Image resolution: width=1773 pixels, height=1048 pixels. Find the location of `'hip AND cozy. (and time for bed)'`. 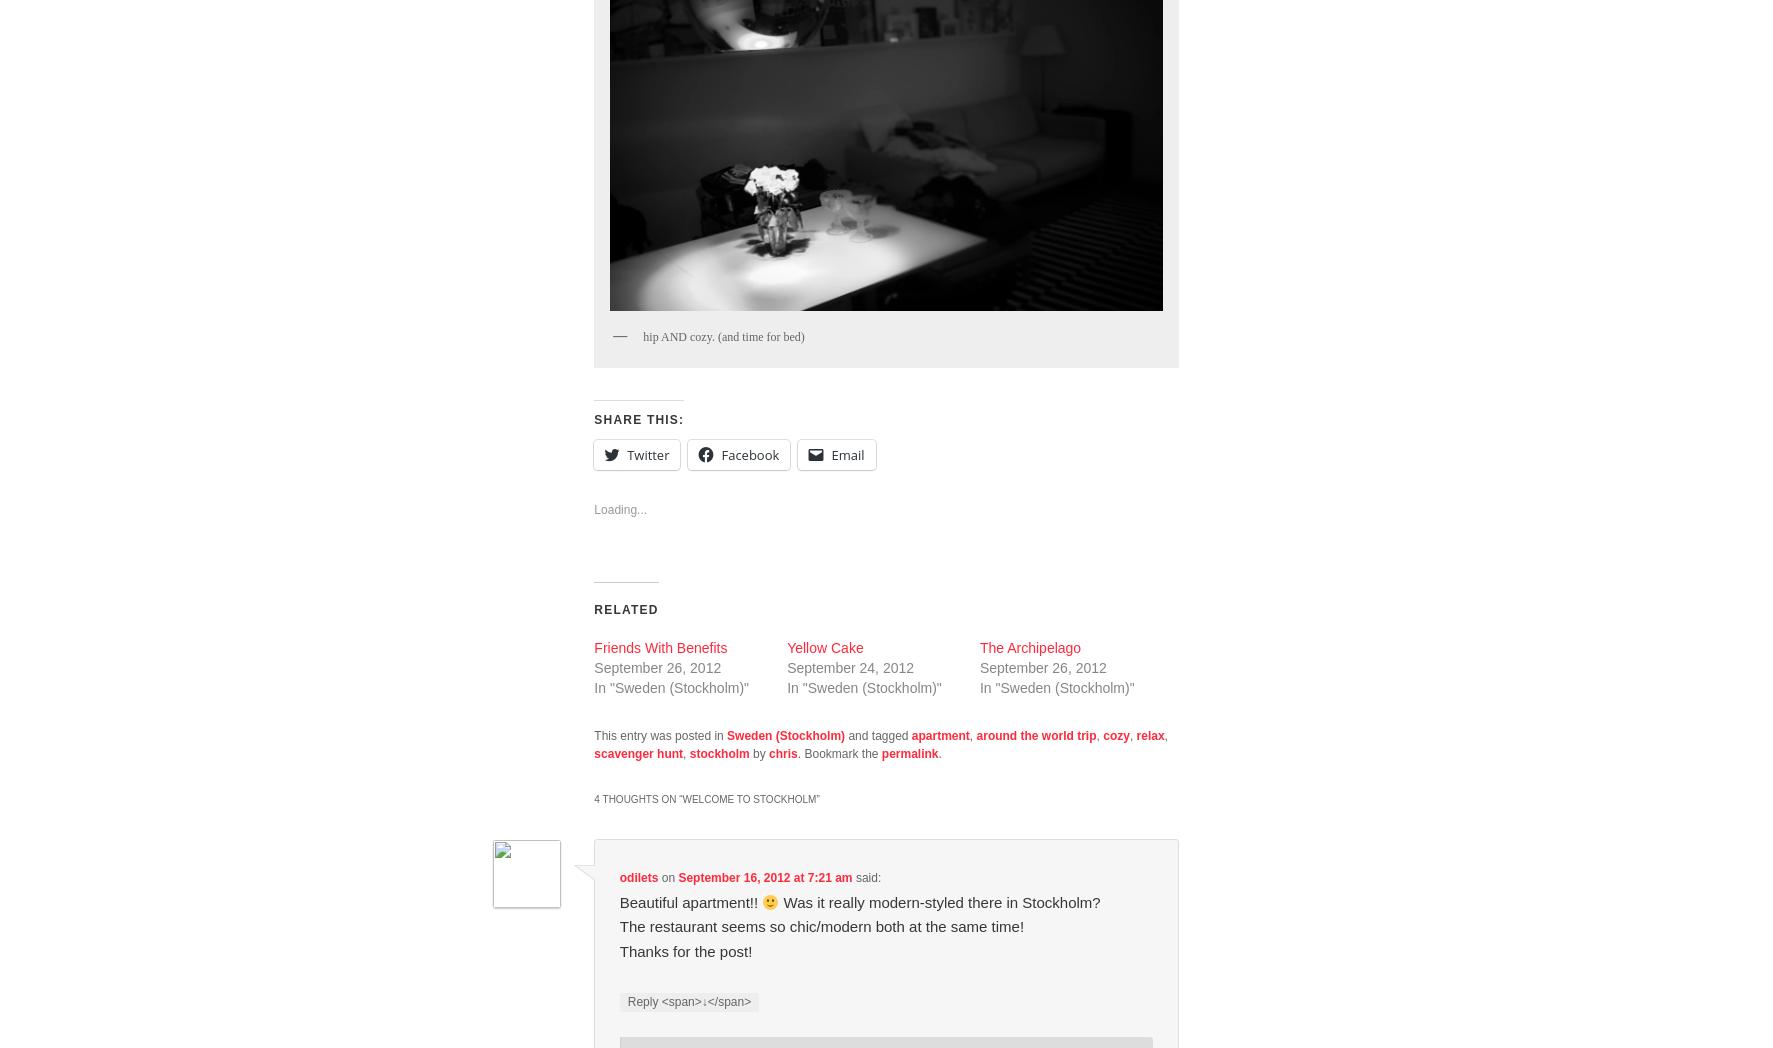

'hip AND cozy. (and time for bed)' is located at coordinates (723, 335).